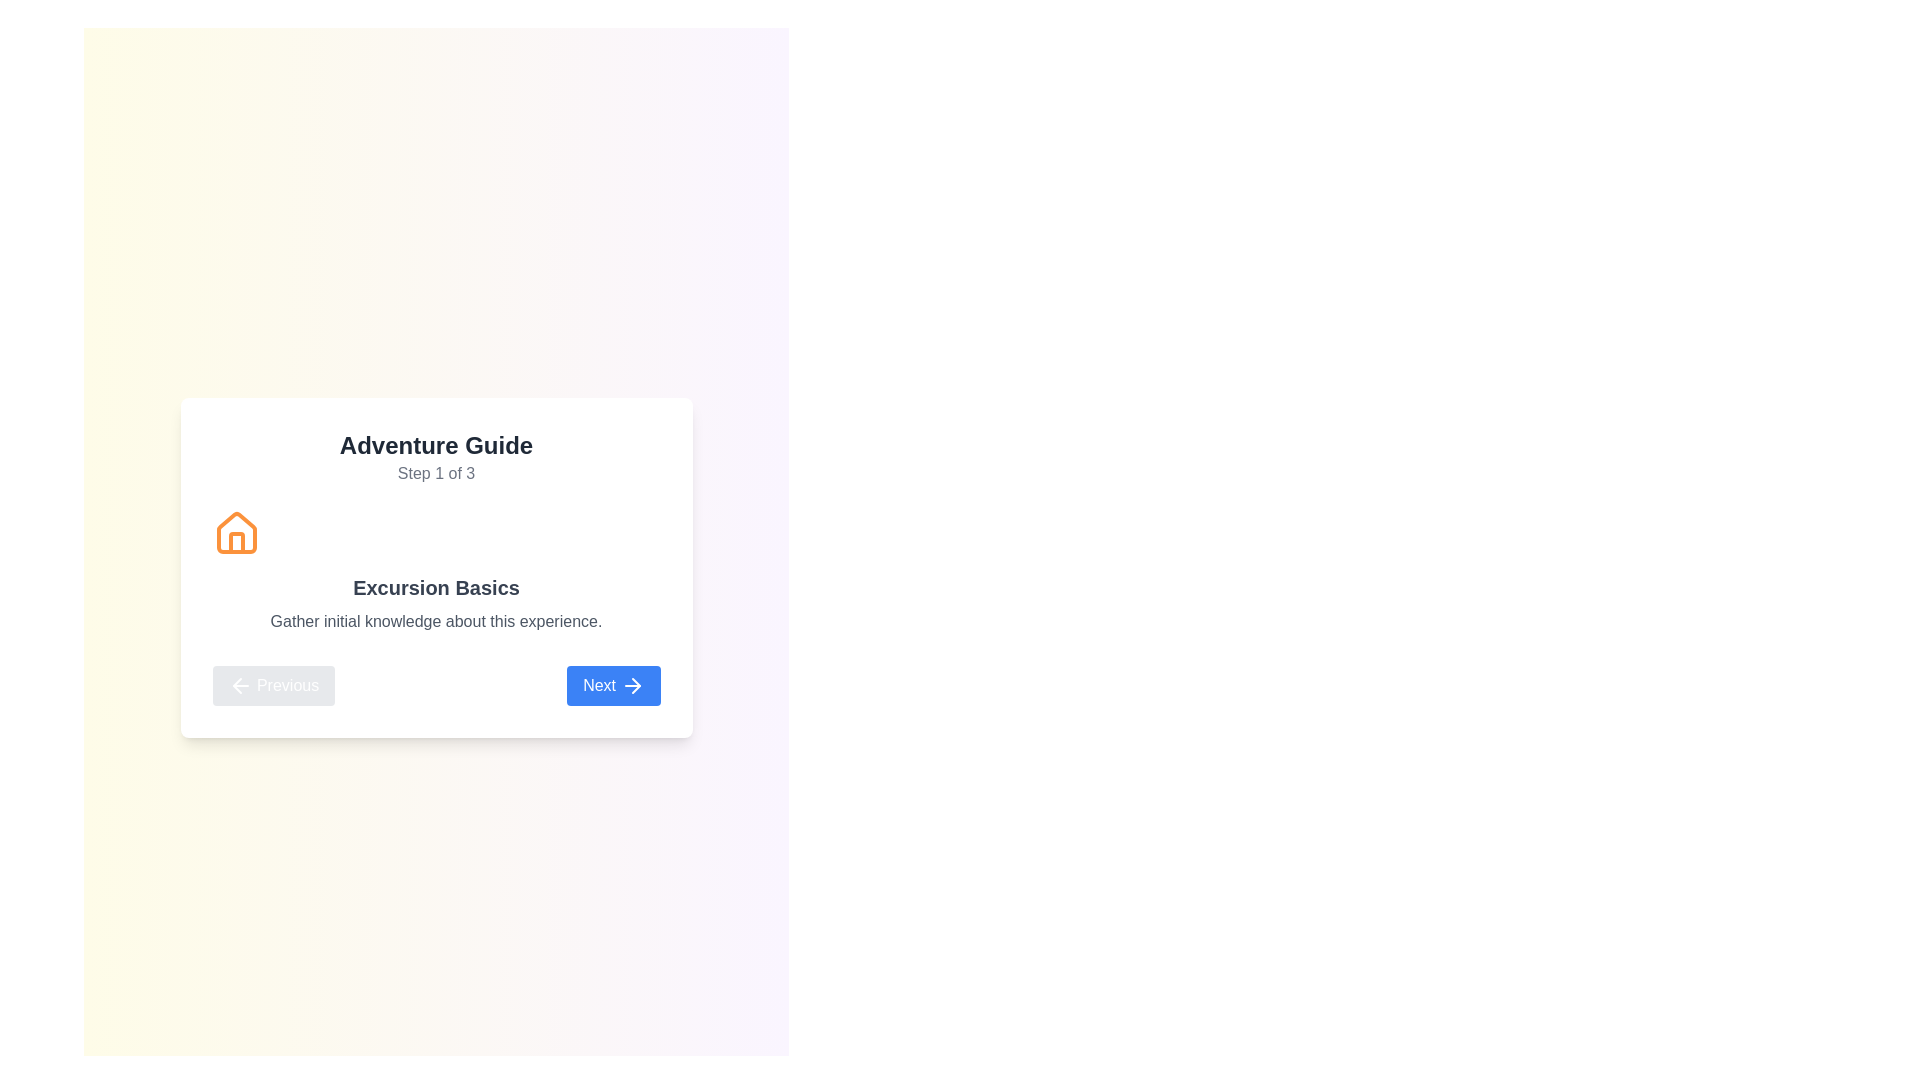 This screenshot has width=1920, height=1080. I want to click on header text displayed at the top of the white card interface, which shows 'Adventure Guide' in bold and 'Step 1 of 3' below it in gray, so click(435, 457).